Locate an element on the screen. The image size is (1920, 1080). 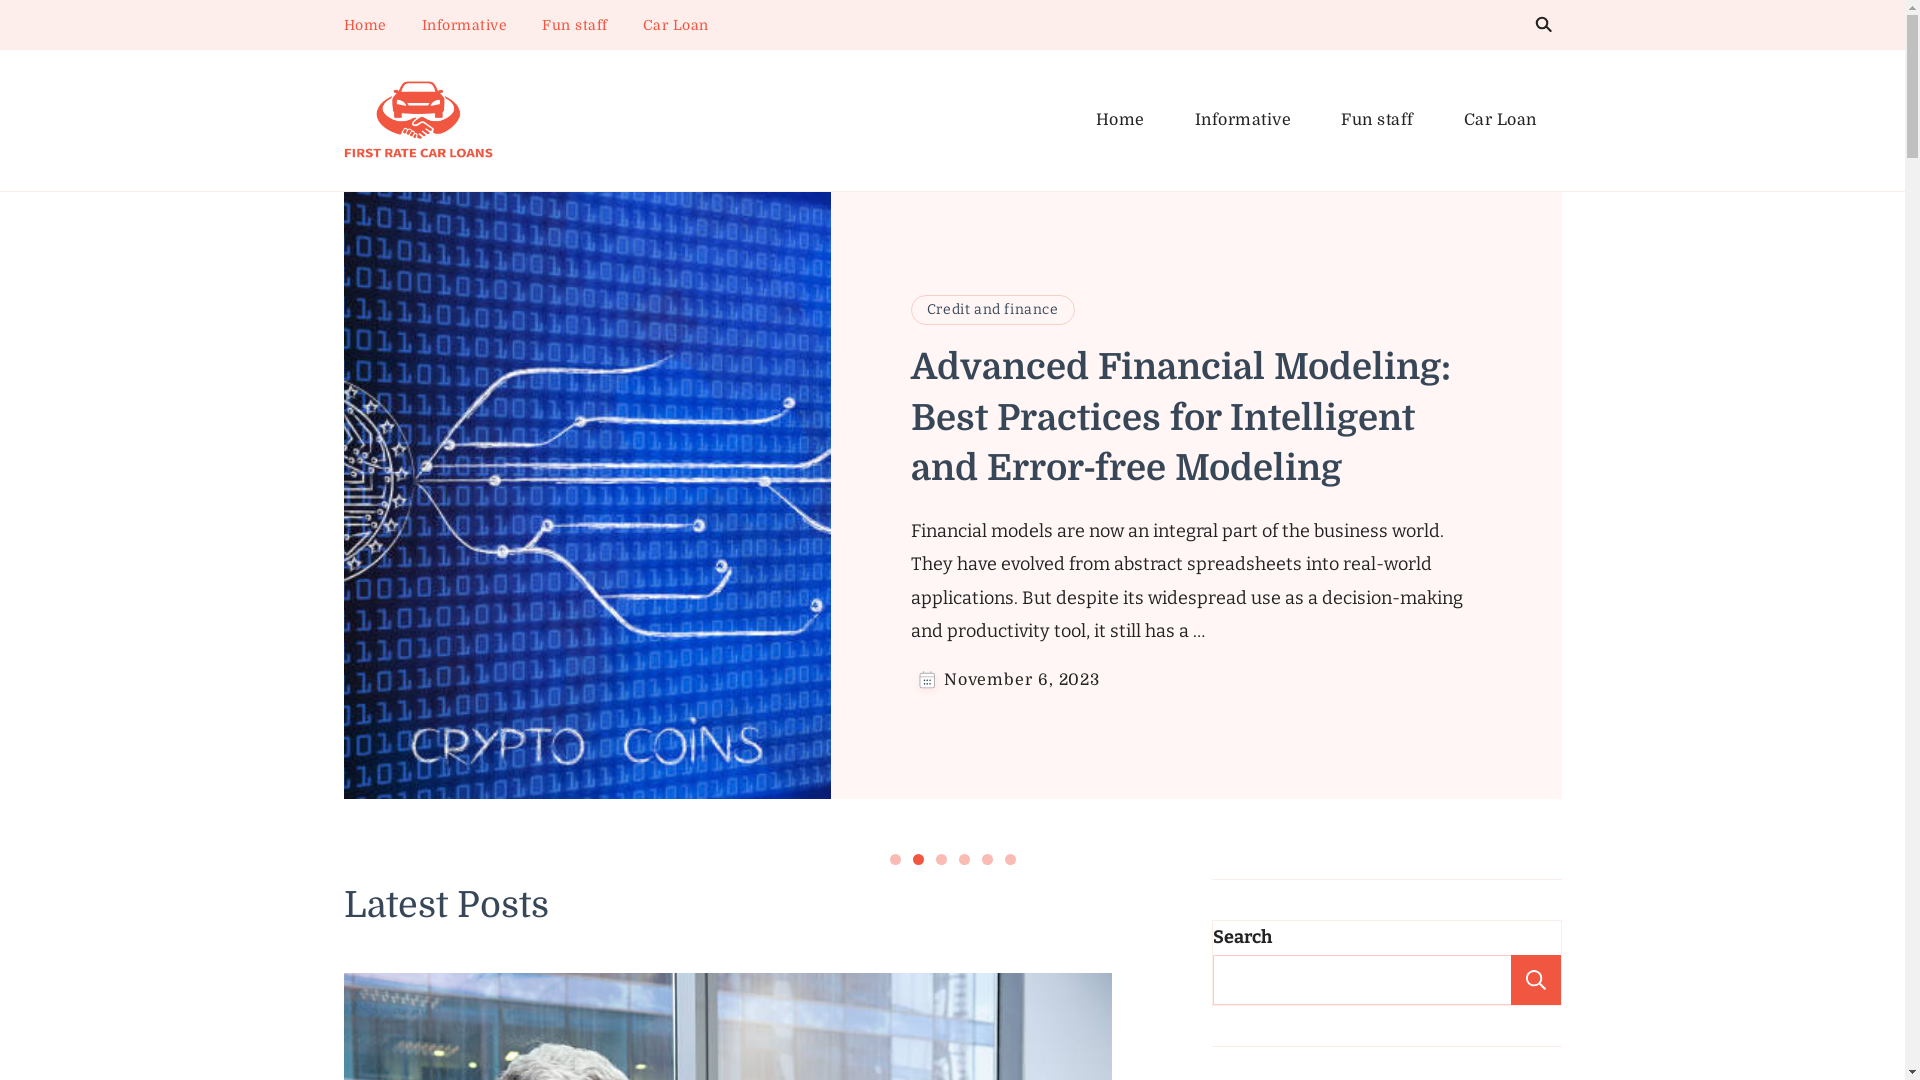
'Home' is located at coordinates (365, 24).